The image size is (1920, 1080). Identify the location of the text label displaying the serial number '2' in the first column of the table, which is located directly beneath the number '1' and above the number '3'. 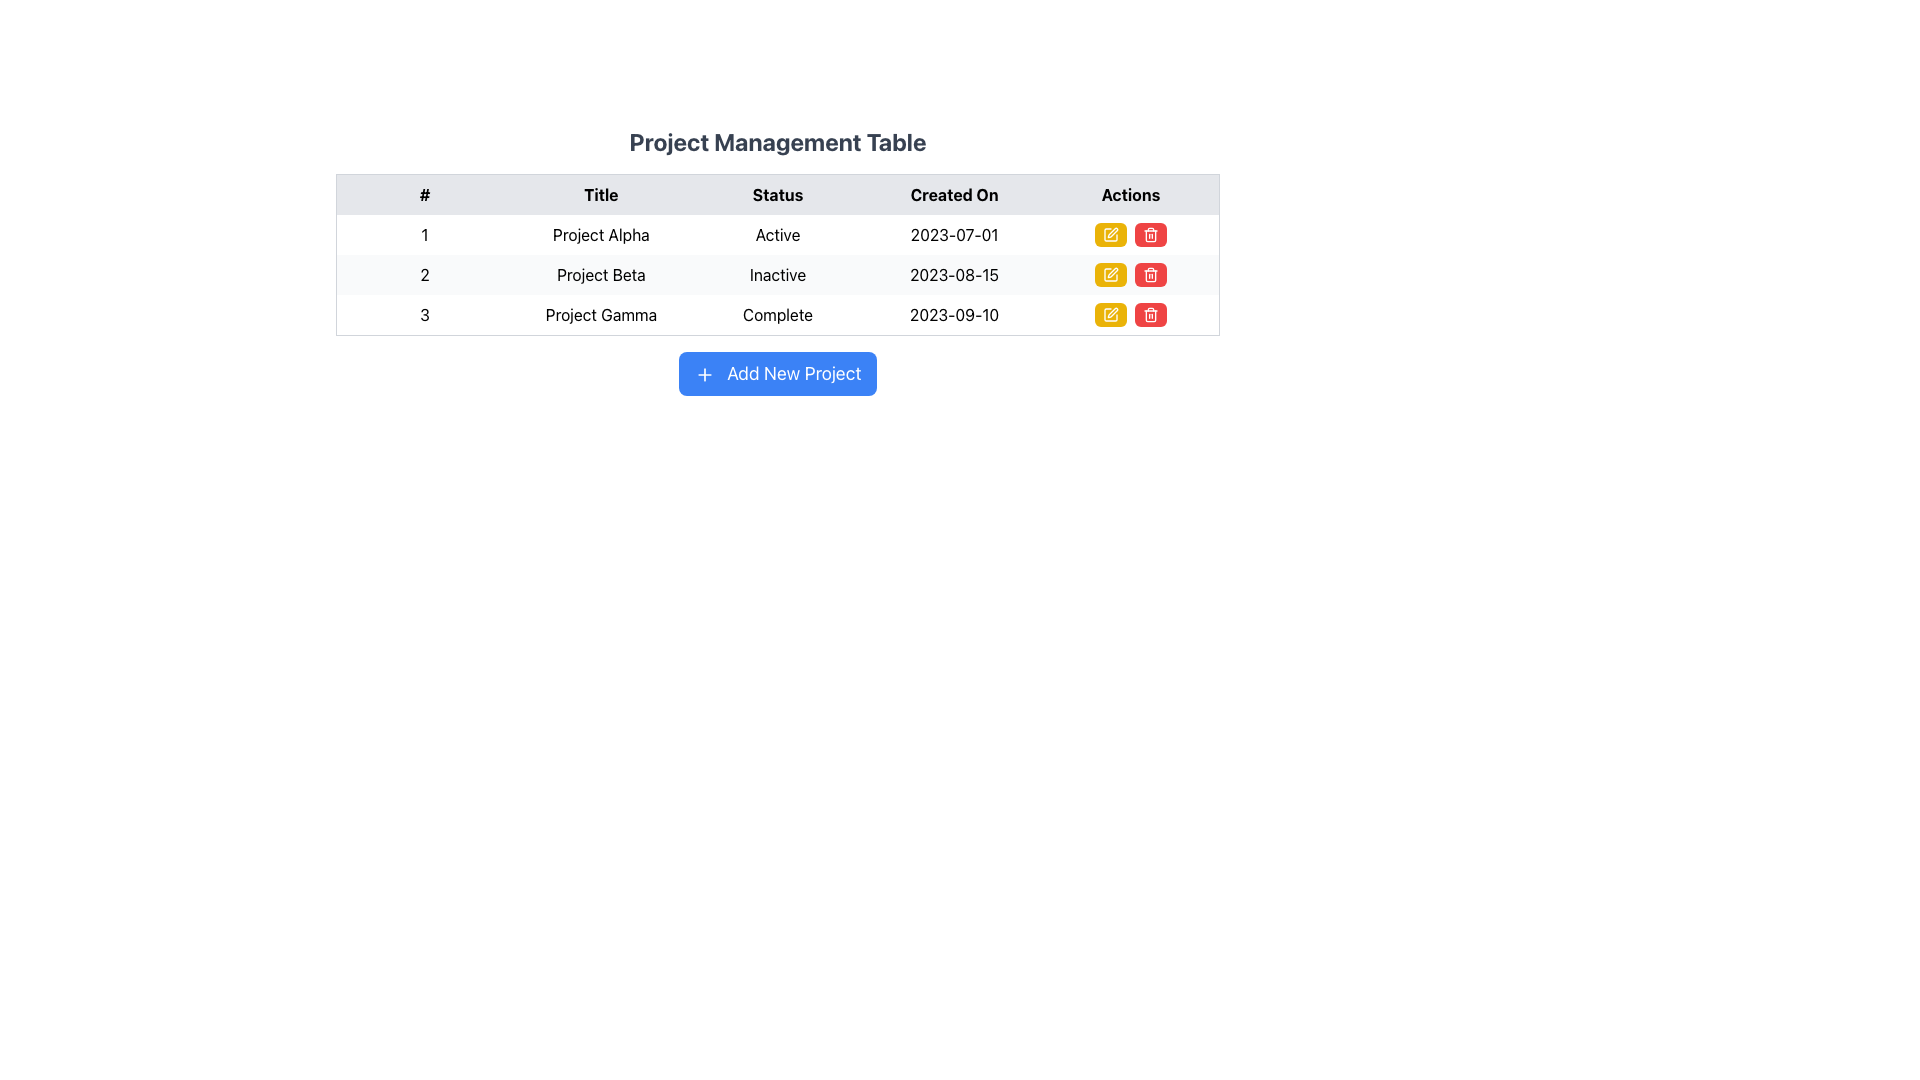
(423, 274).